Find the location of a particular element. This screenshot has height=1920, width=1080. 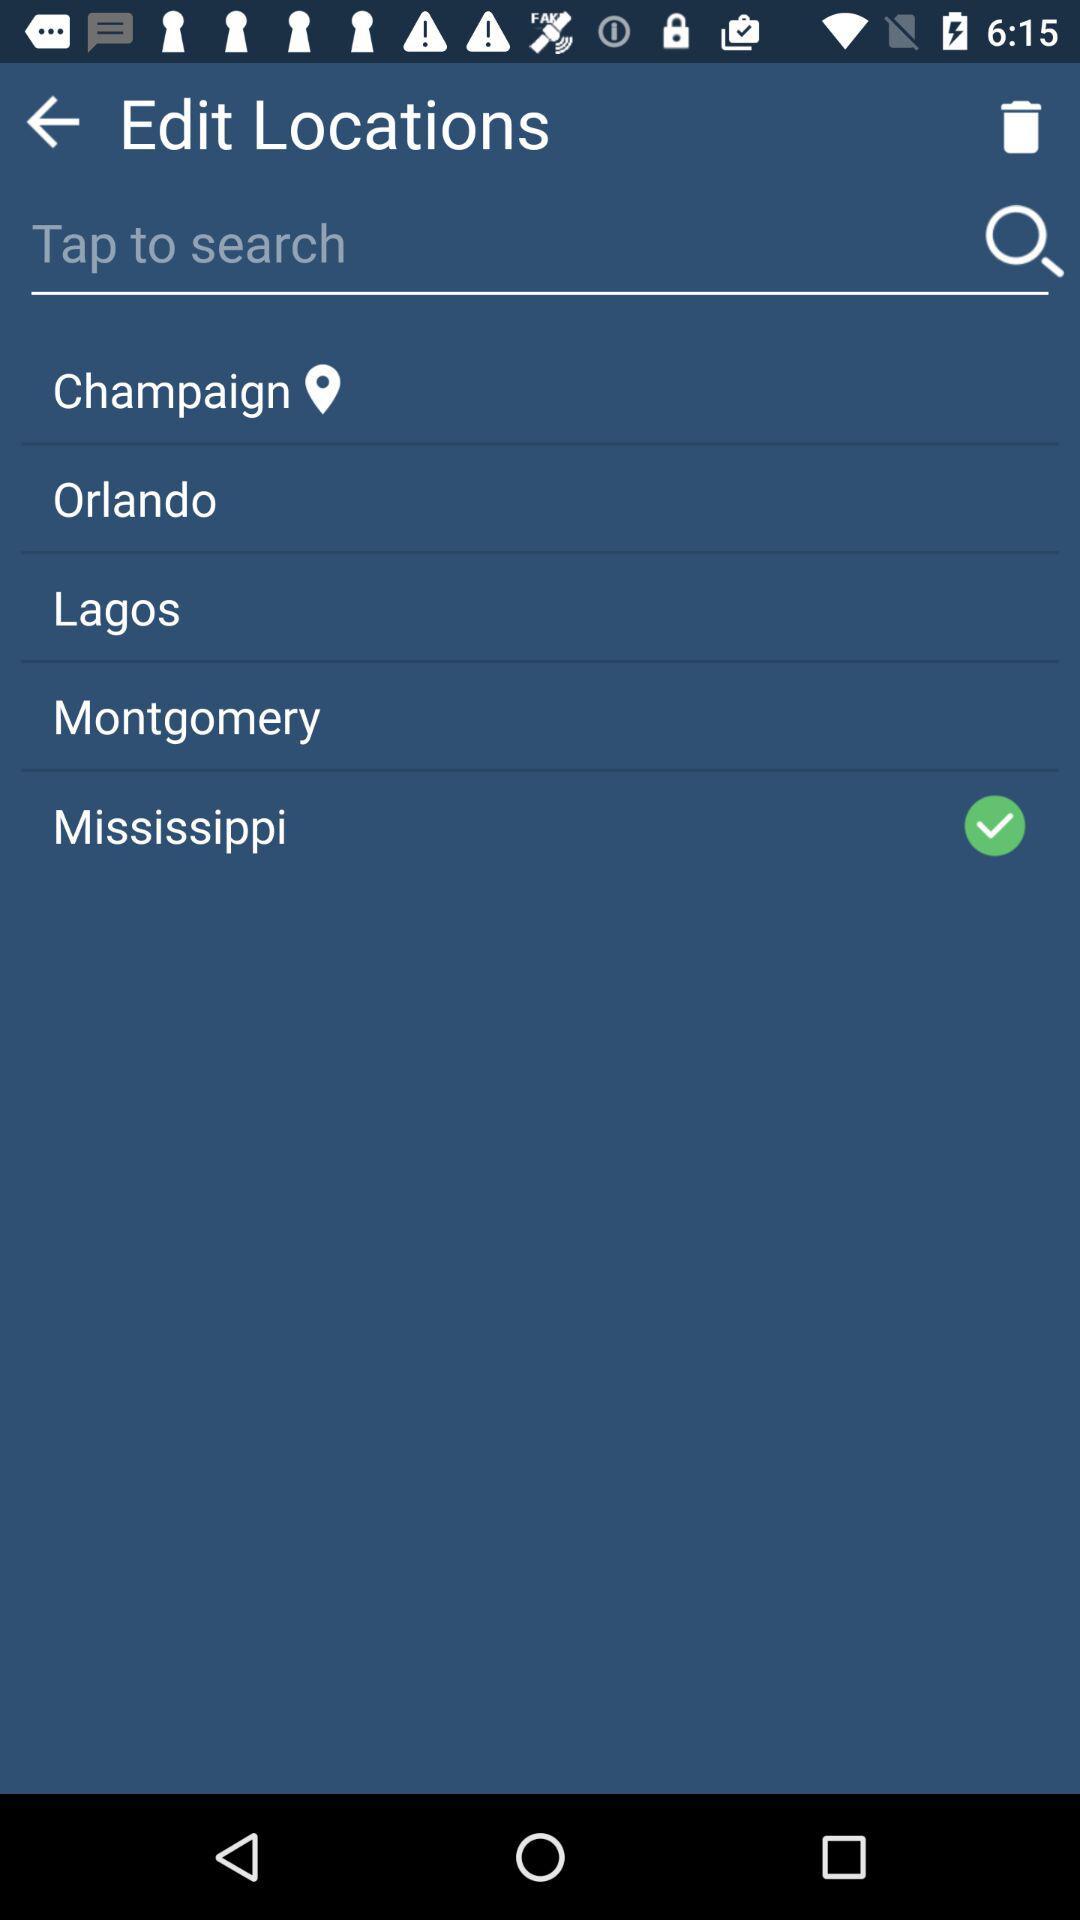

the search icon is located at coordinates (1024, 257).